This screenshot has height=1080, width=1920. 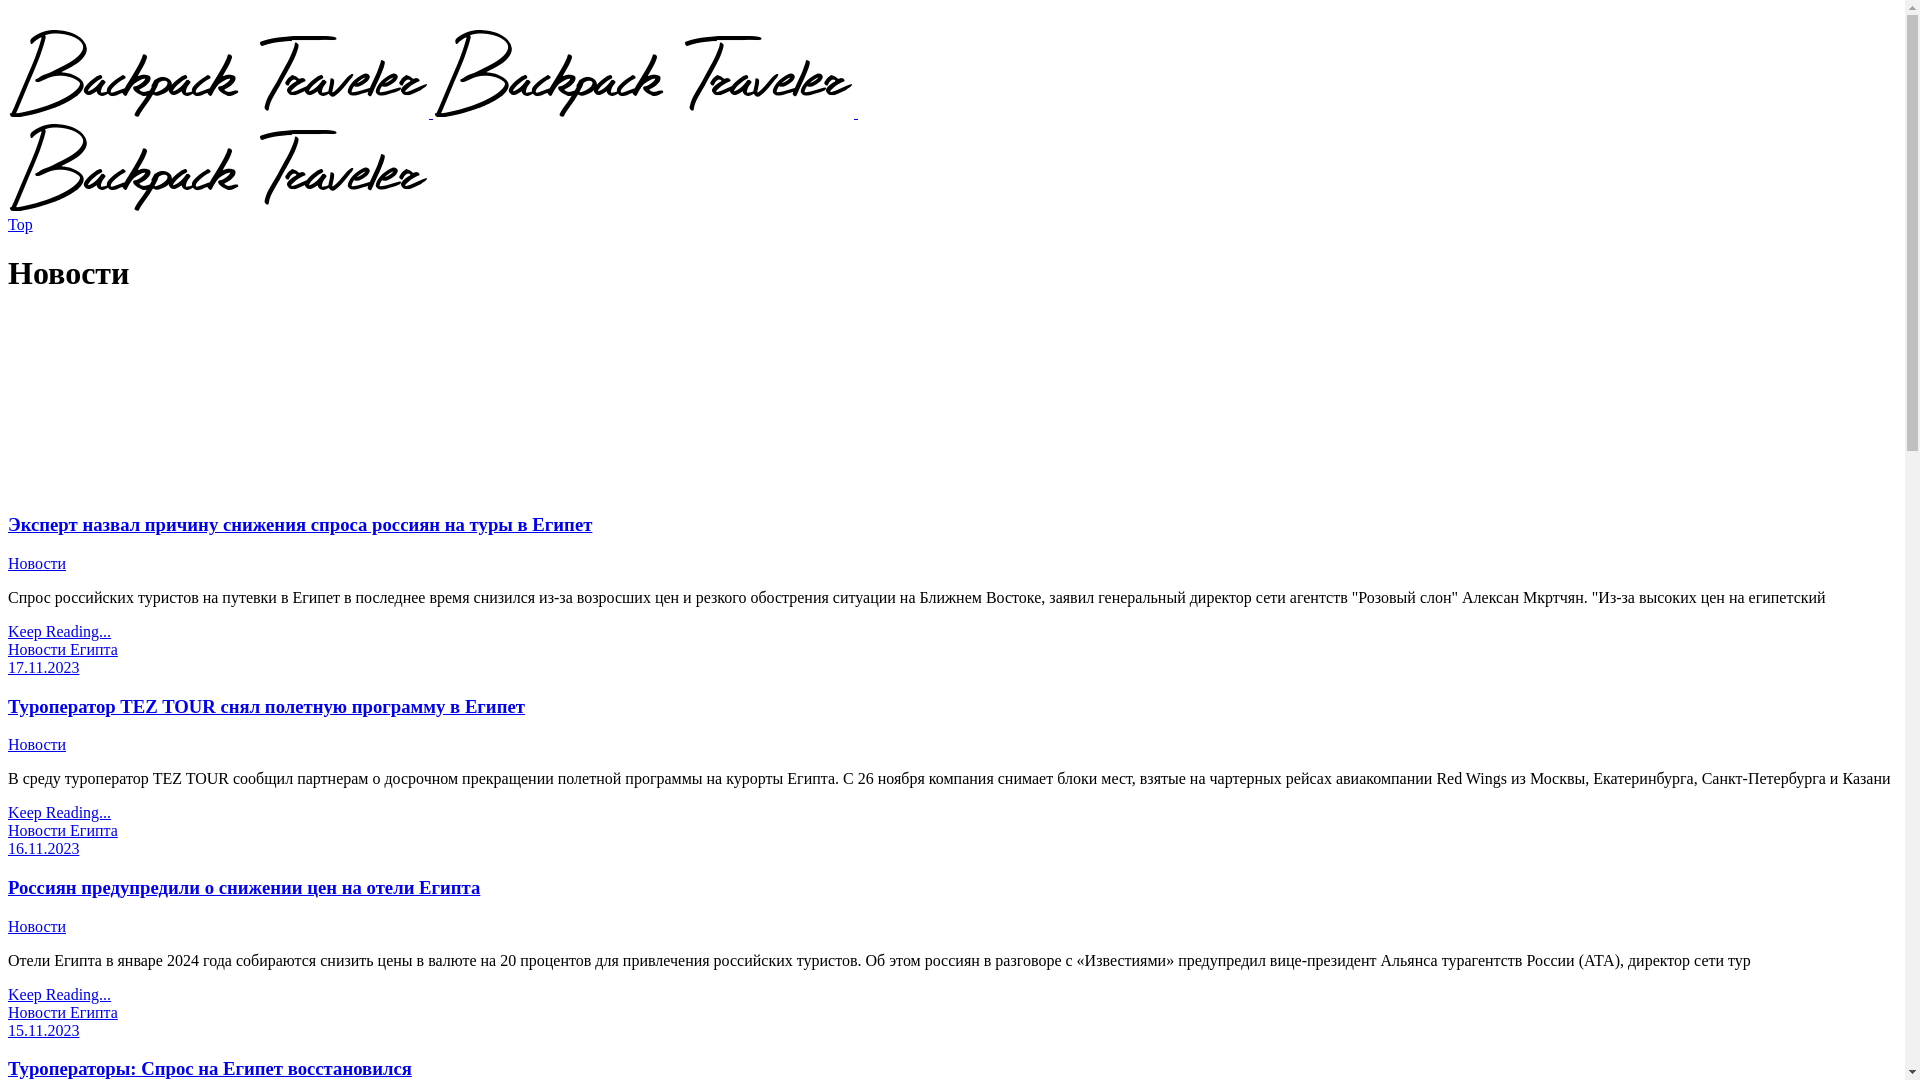 I want to click on '16.11.2023', so click(x=43, y=848).